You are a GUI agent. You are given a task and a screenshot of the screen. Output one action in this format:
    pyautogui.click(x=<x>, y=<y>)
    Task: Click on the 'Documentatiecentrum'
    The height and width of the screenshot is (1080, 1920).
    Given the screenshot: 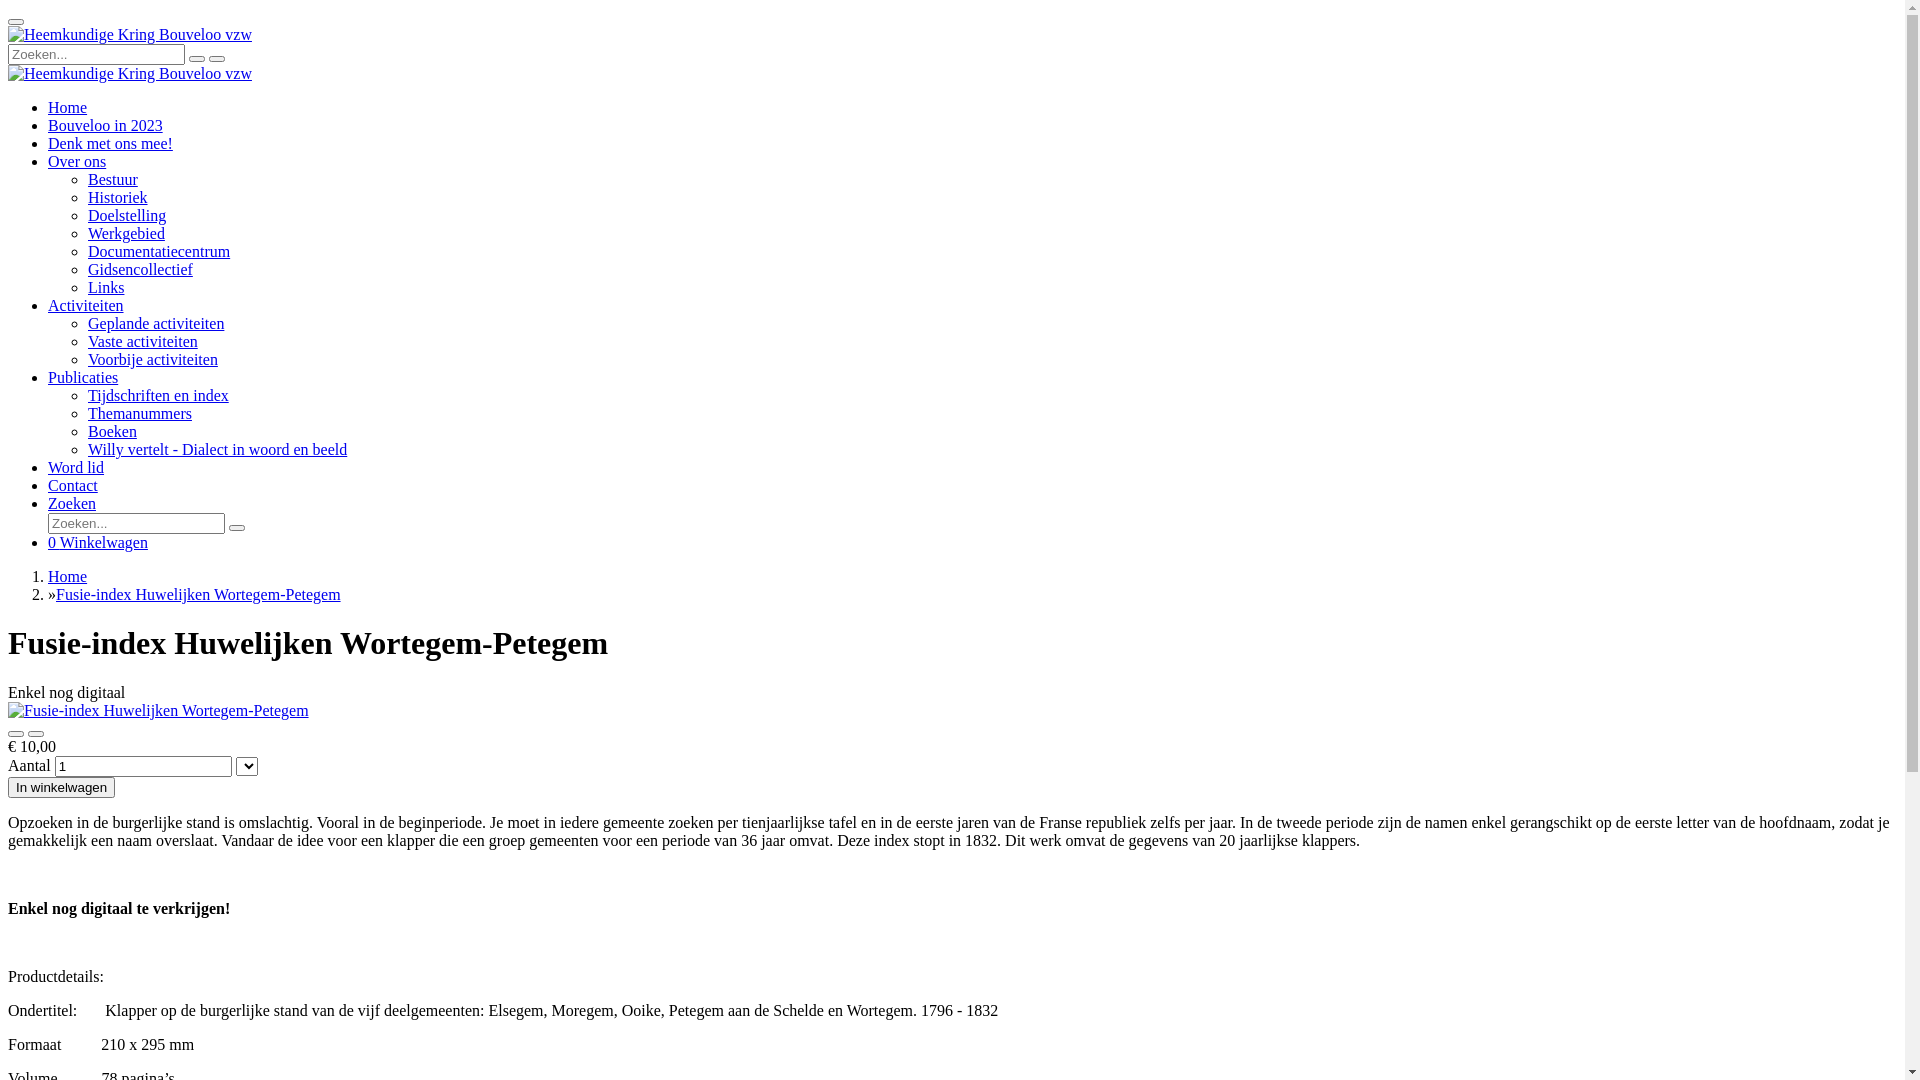 What is the action you would take?
    pyautogui.click(x=86, y=250)
    